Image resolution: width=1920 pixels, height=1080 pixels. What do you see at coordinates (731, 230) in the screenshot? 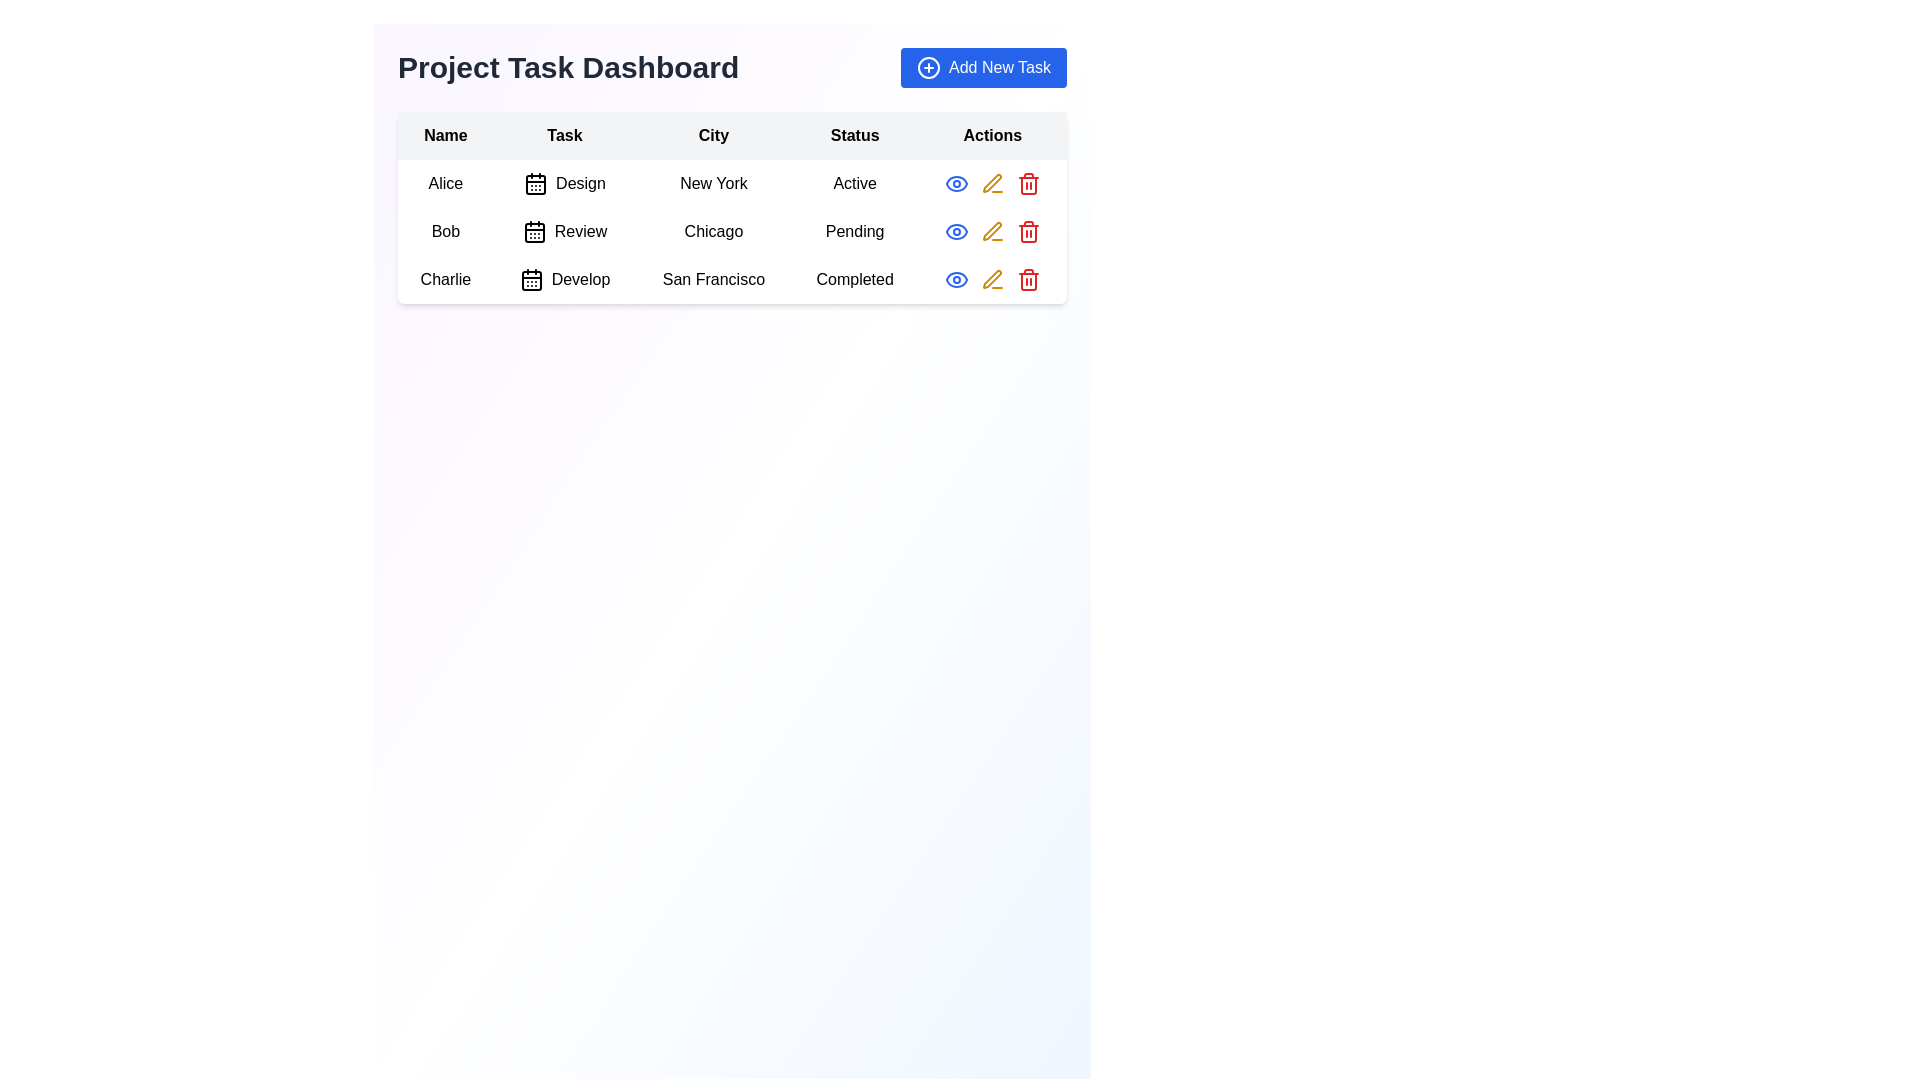
I see `the second row of the task management dashboard that displays details for the task assigned to 'Bob'` at bounding box center [731, 230].